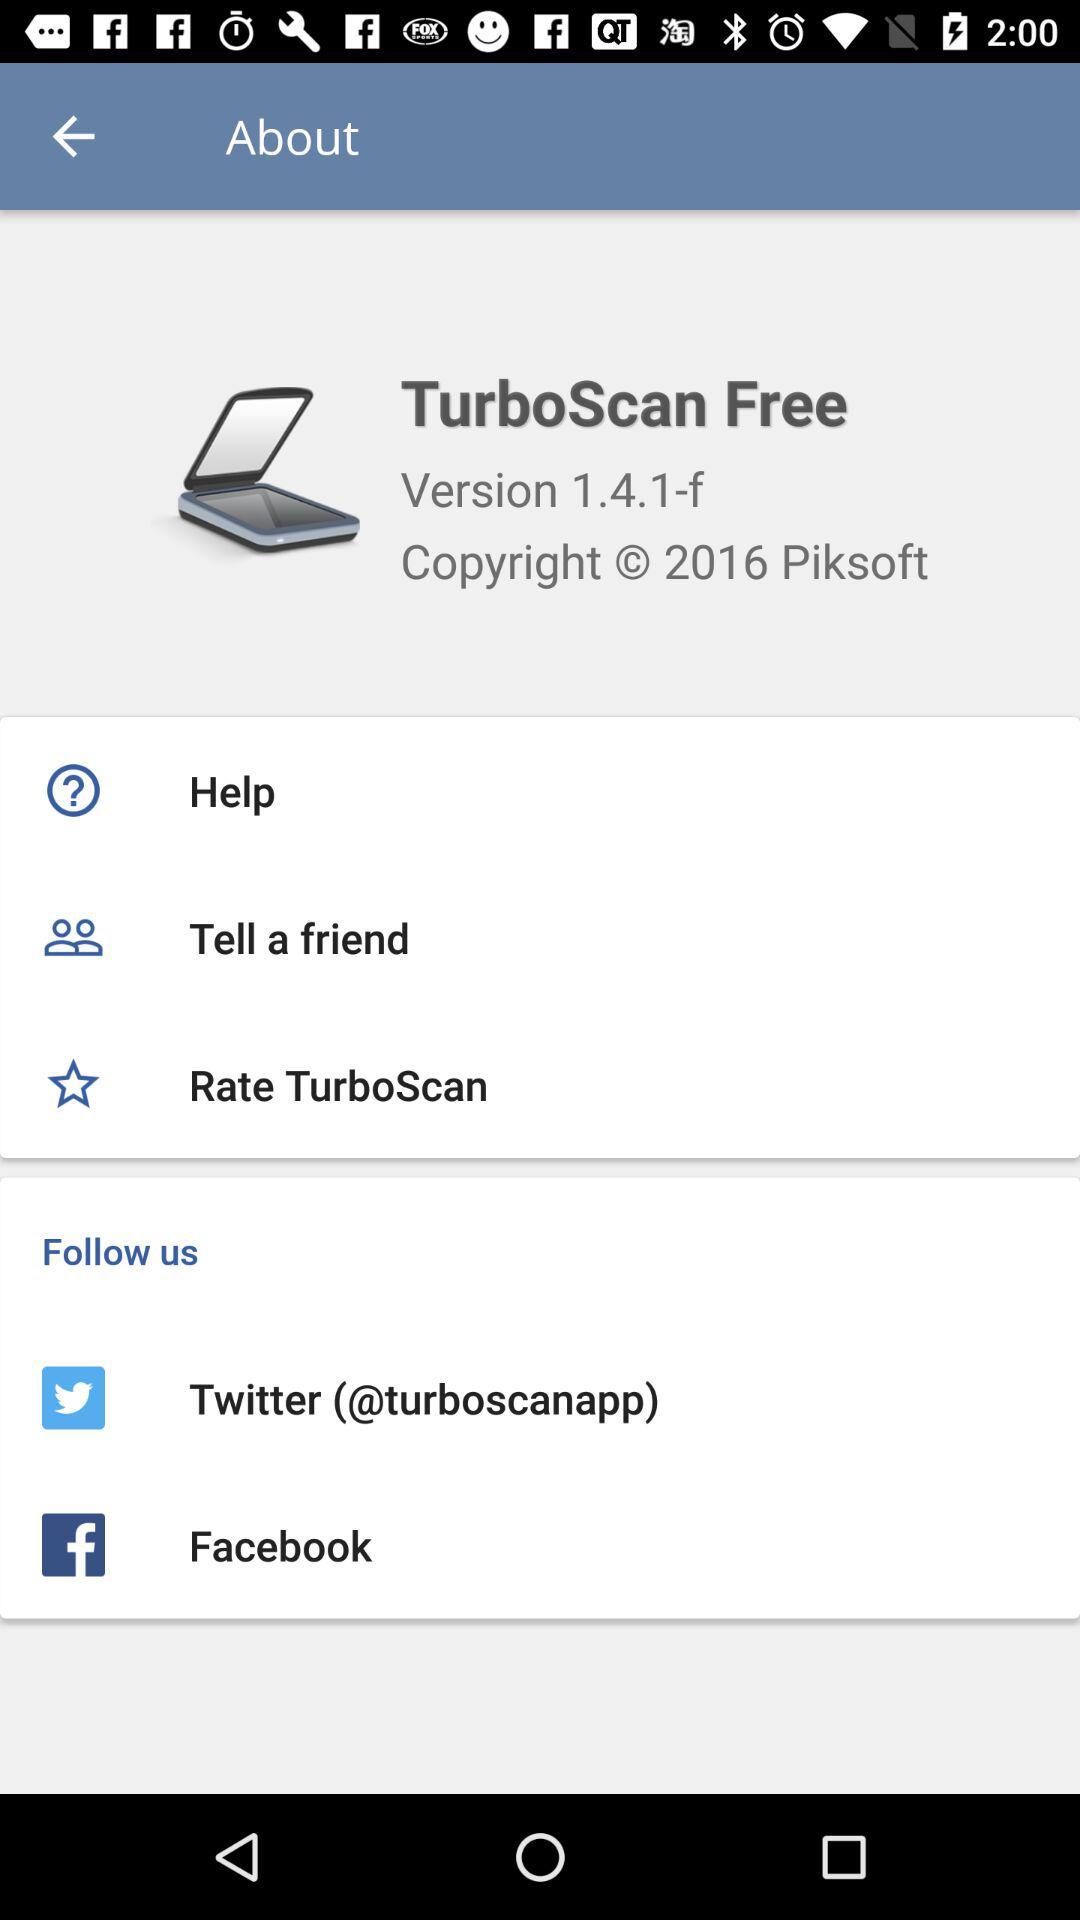 The image size is (1080, 1920). I want to click on icon above the follow us, so click(540, 1083).